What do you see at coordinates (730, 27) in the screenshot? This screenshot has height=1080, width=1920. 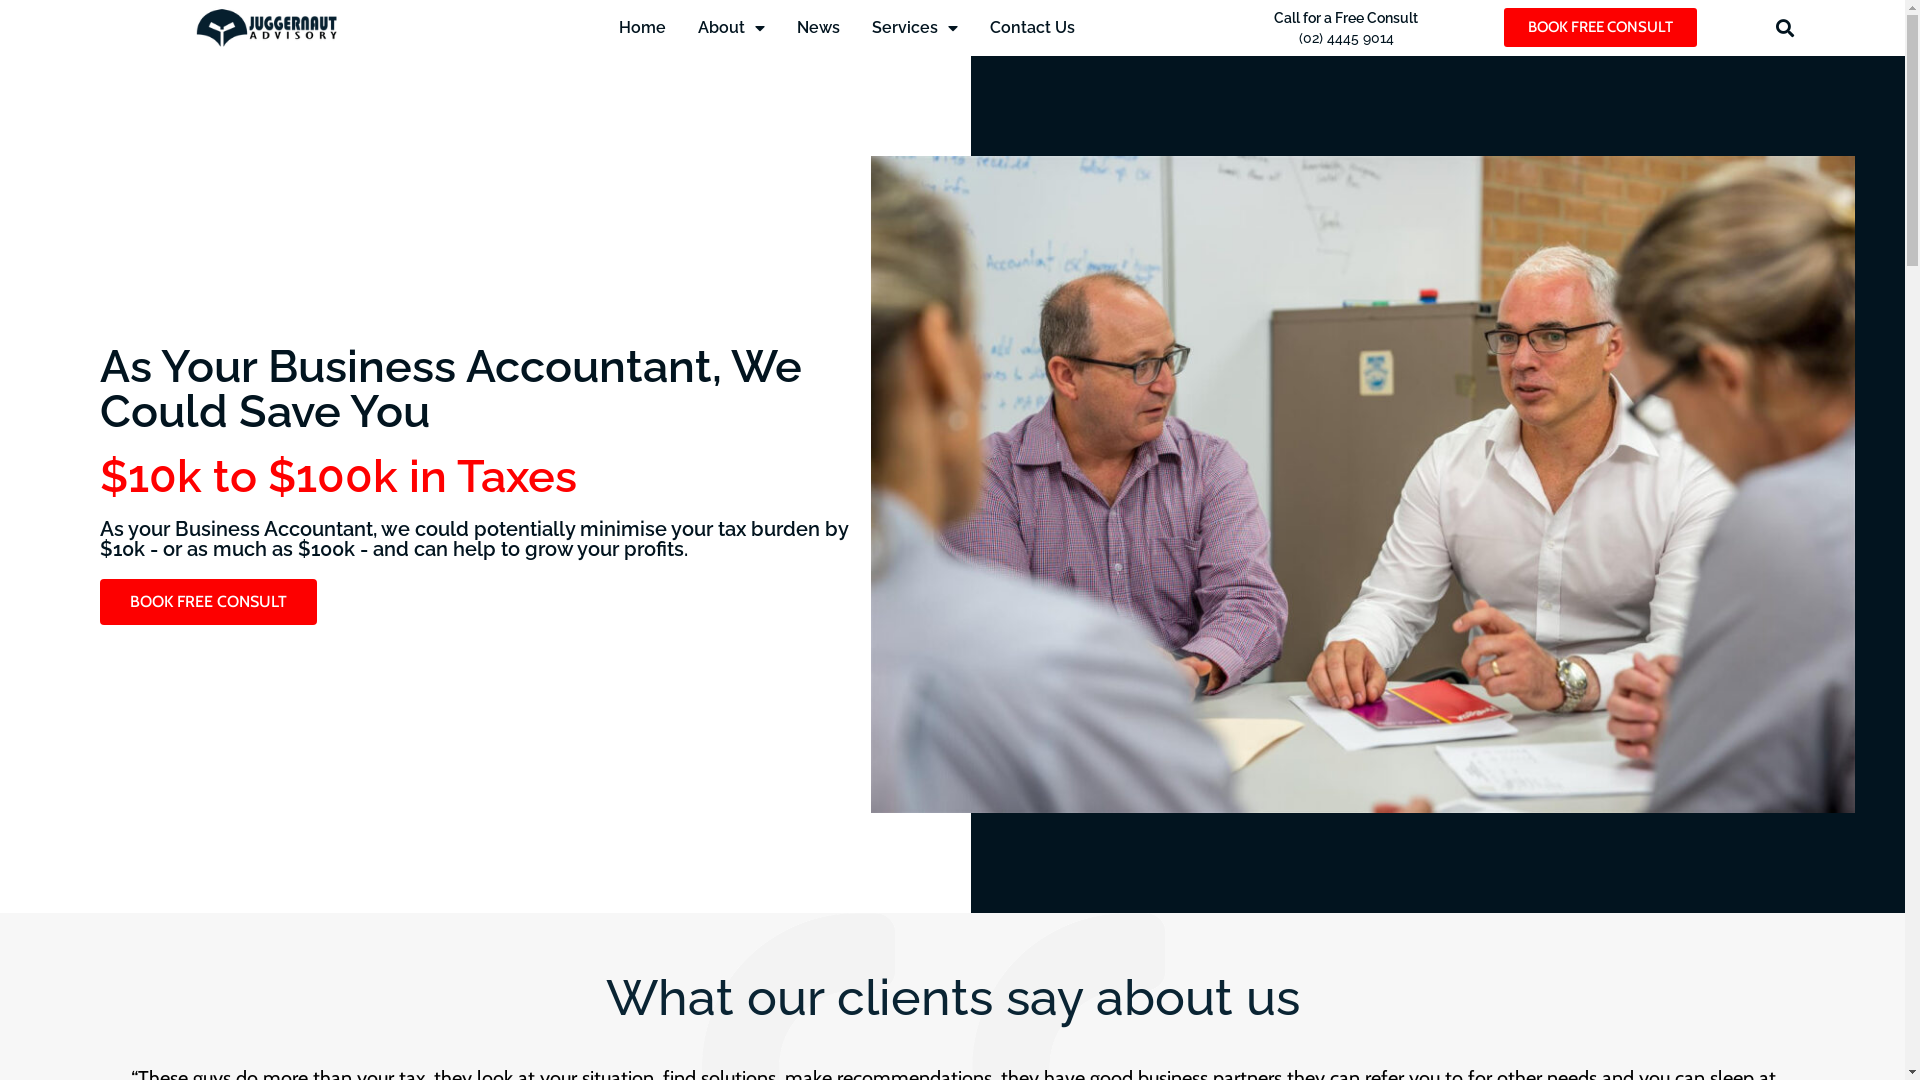 I see `'About'` at bounding box center [730, 27].